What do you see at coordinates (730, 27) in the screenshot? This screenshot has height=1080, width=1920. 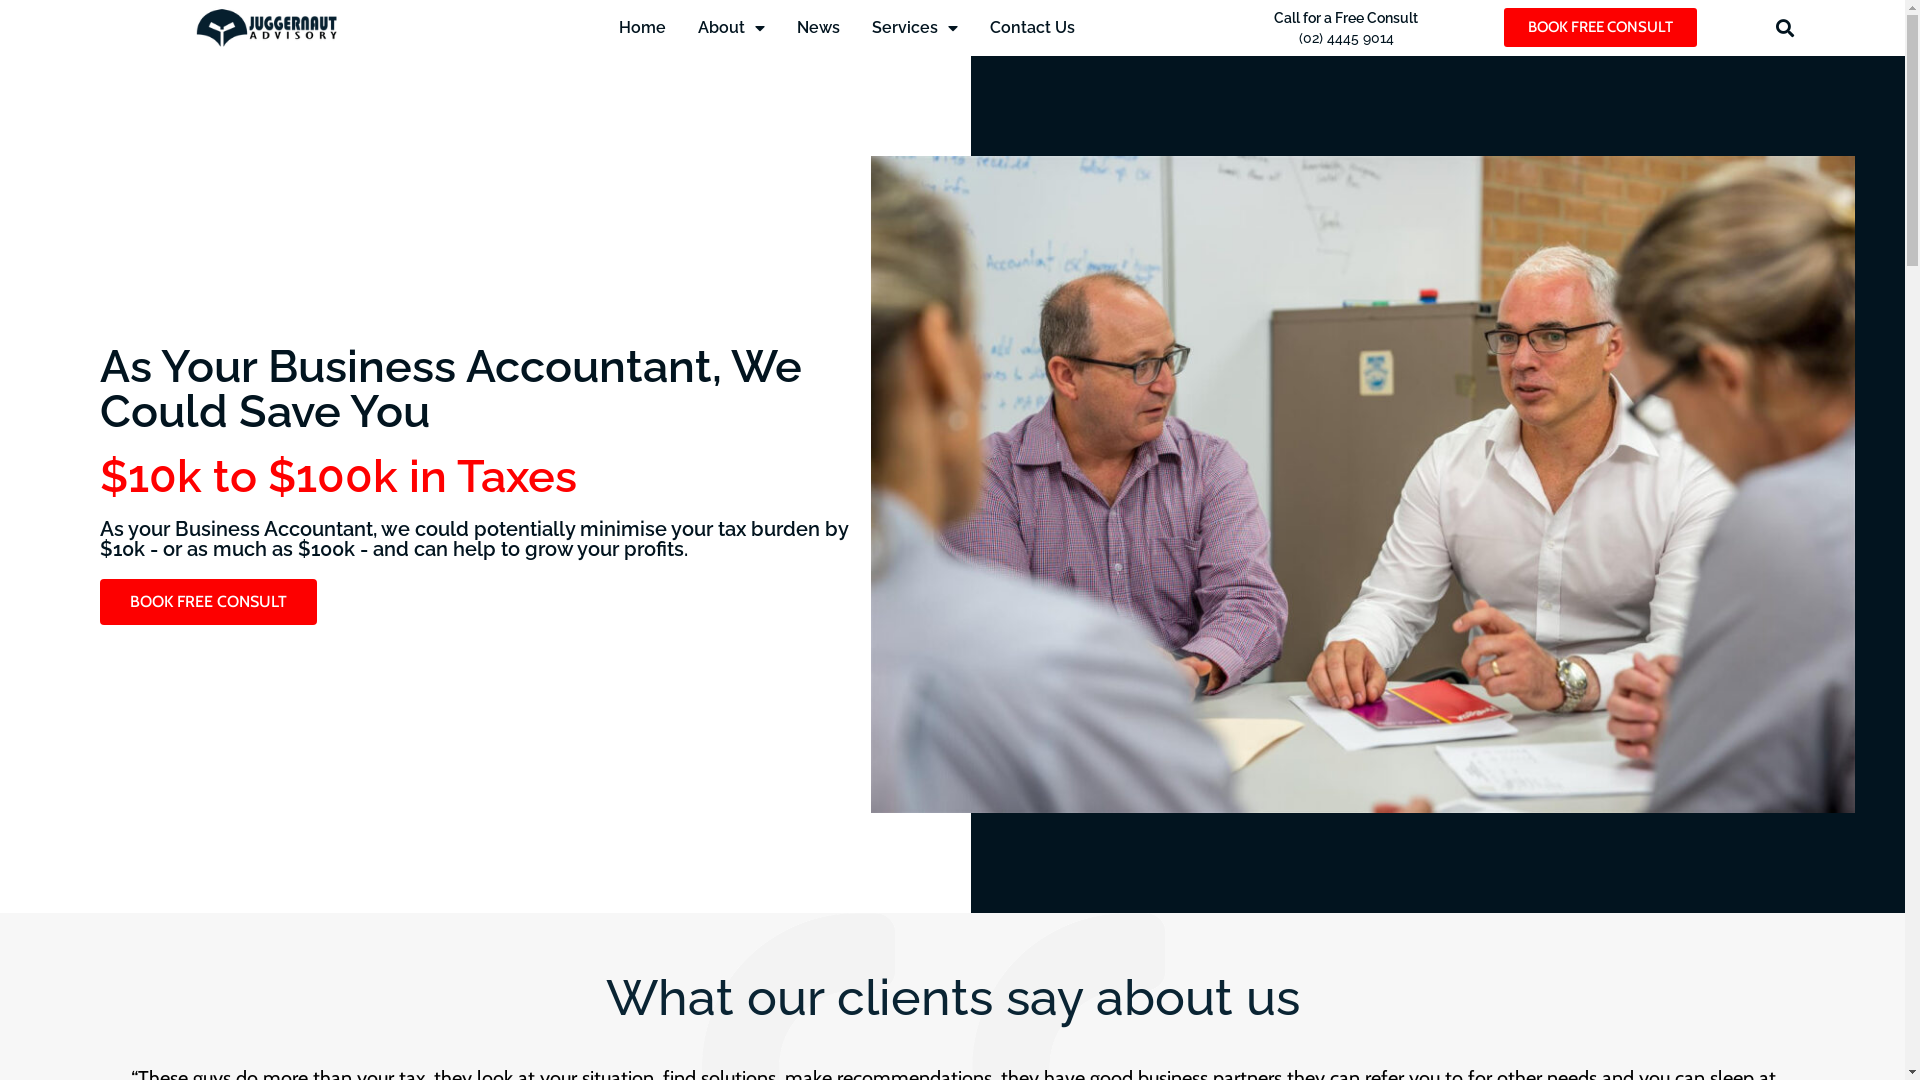 I see `'About'` at bounding box center [730, 27].